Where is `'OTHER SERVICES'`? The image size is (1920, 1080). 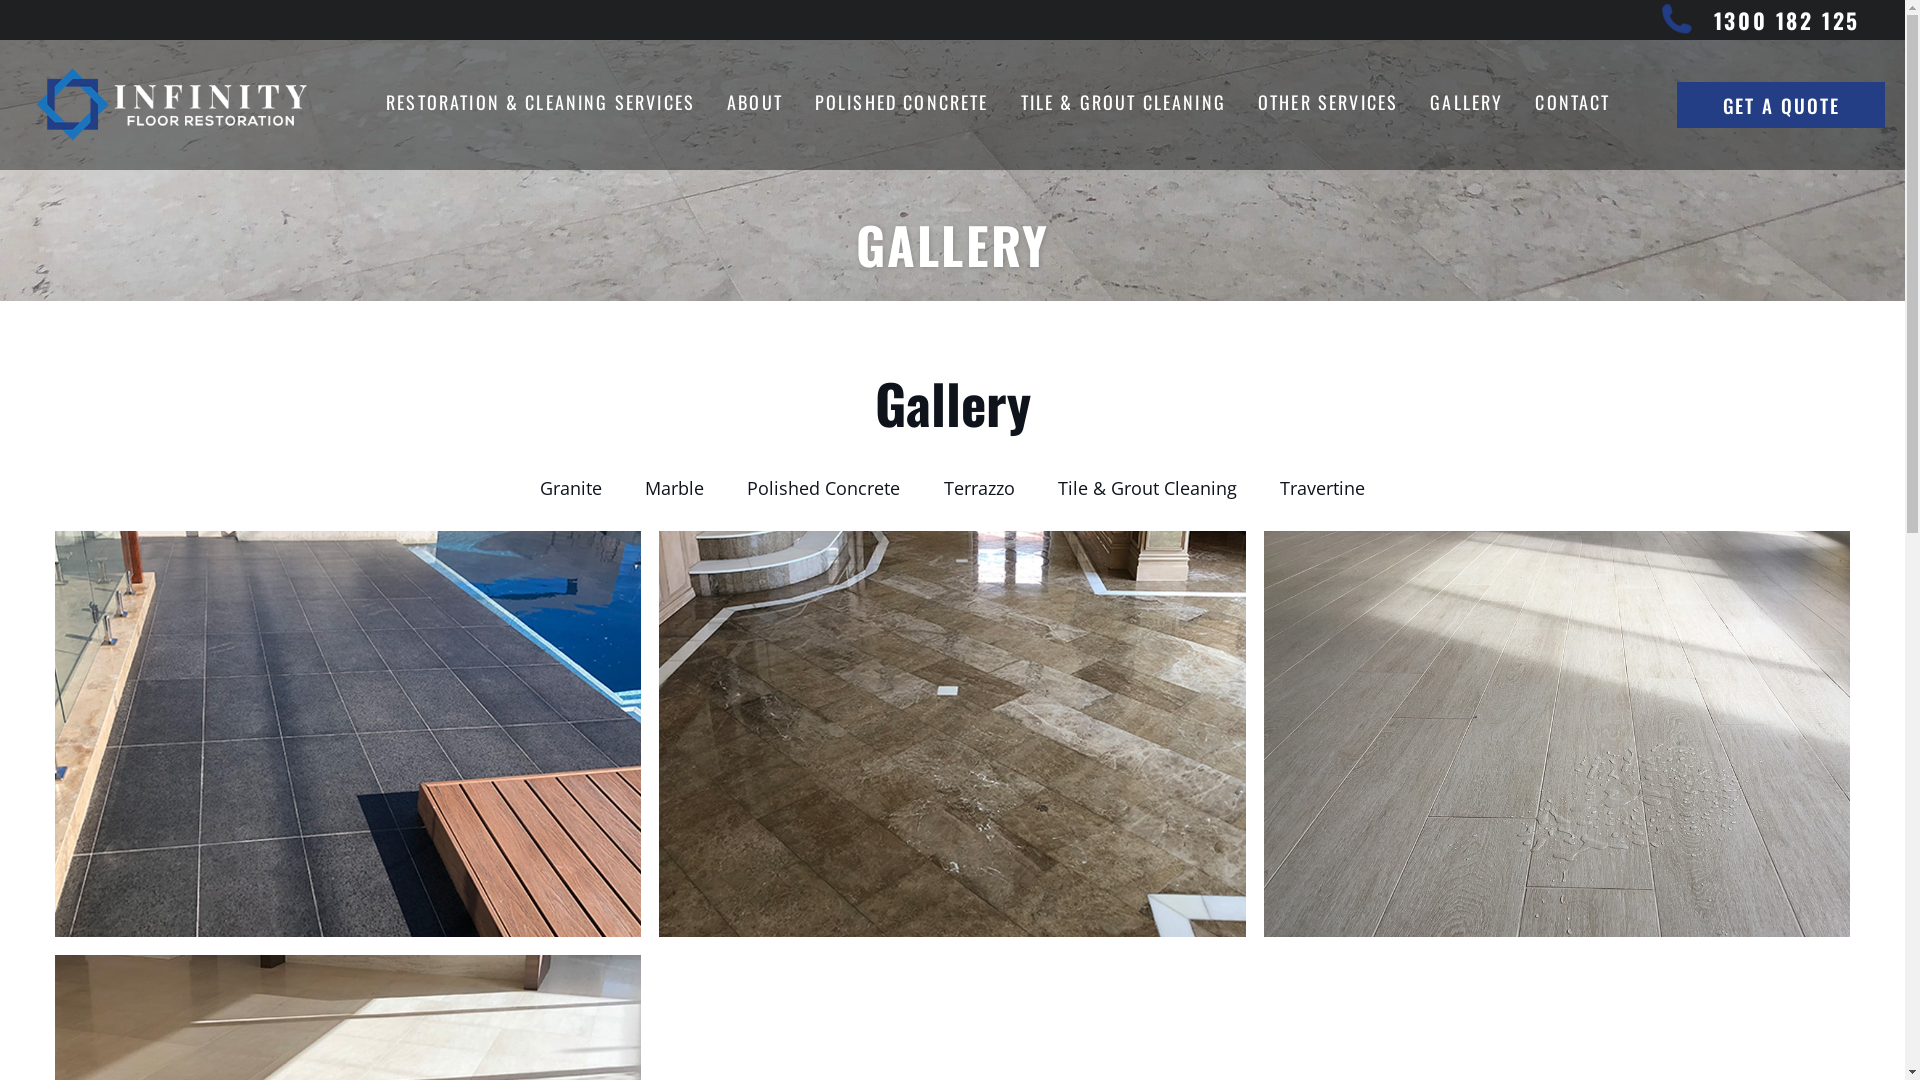 'OTHER SERVICES' is located at coordinates (1241, 104).